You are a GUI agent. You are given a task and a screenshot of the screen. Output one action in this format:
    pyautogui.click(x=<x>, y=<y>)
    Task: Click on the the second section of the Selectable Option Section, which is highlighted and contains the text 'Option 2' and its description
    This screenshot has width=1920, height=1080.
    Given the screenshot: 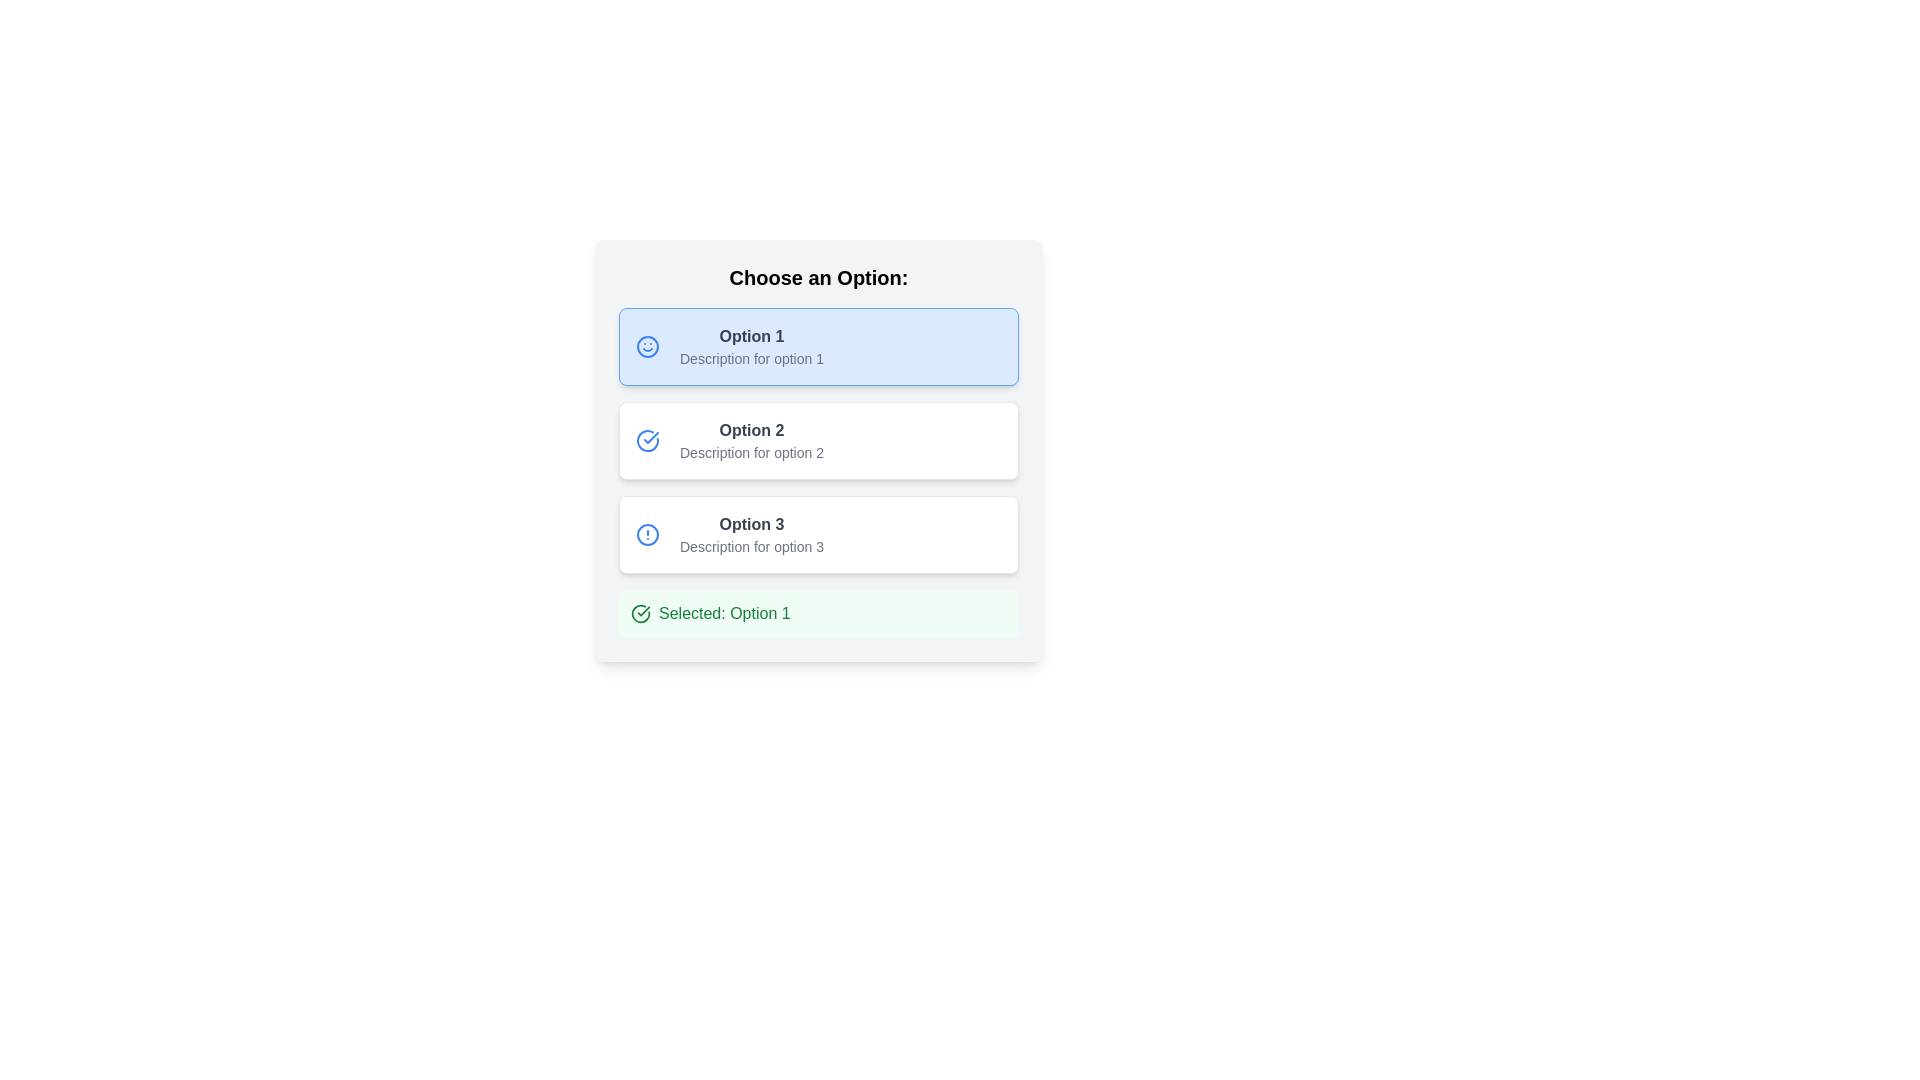 What is the action you would take?
    pyautogui.click(x=819, y=439)
    